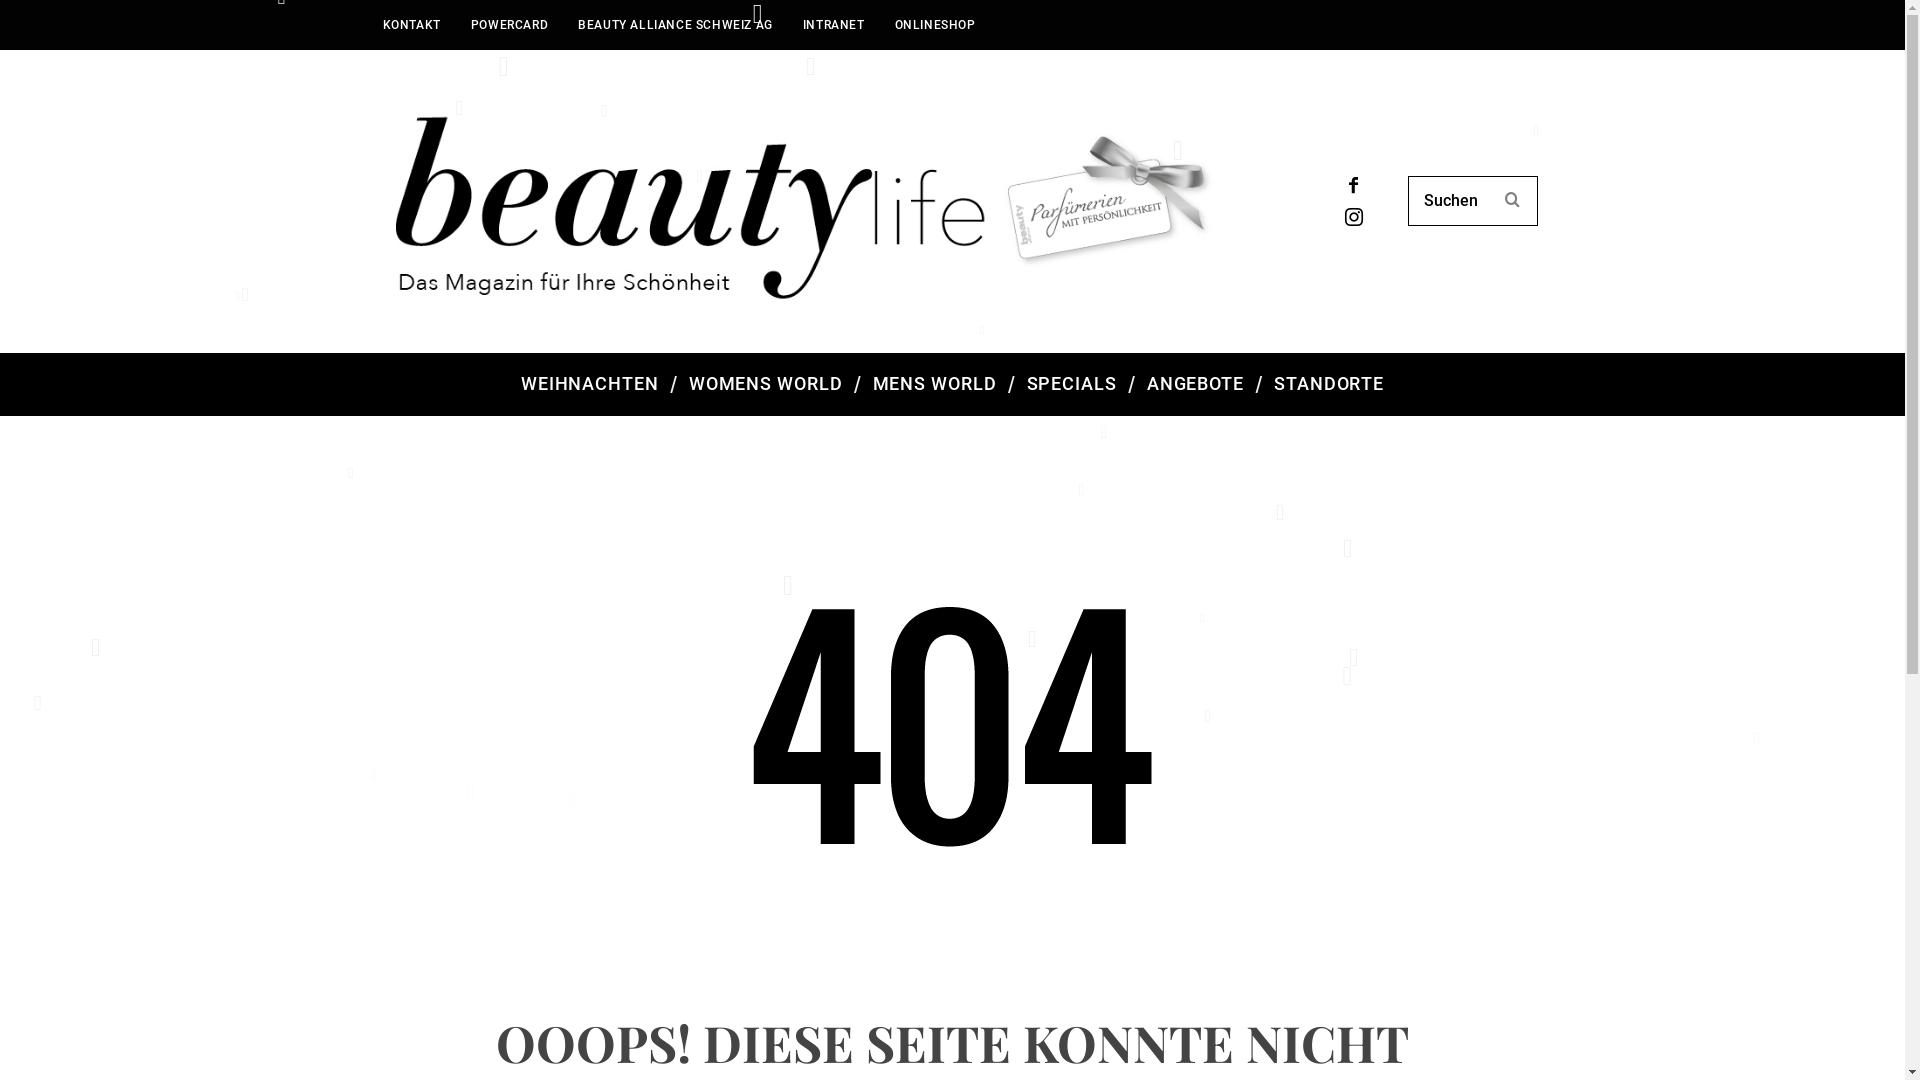 Image resolution: width=1920 pixels, height=1080 pixels. I want to click on 'INTRANET', so click(834, 24).